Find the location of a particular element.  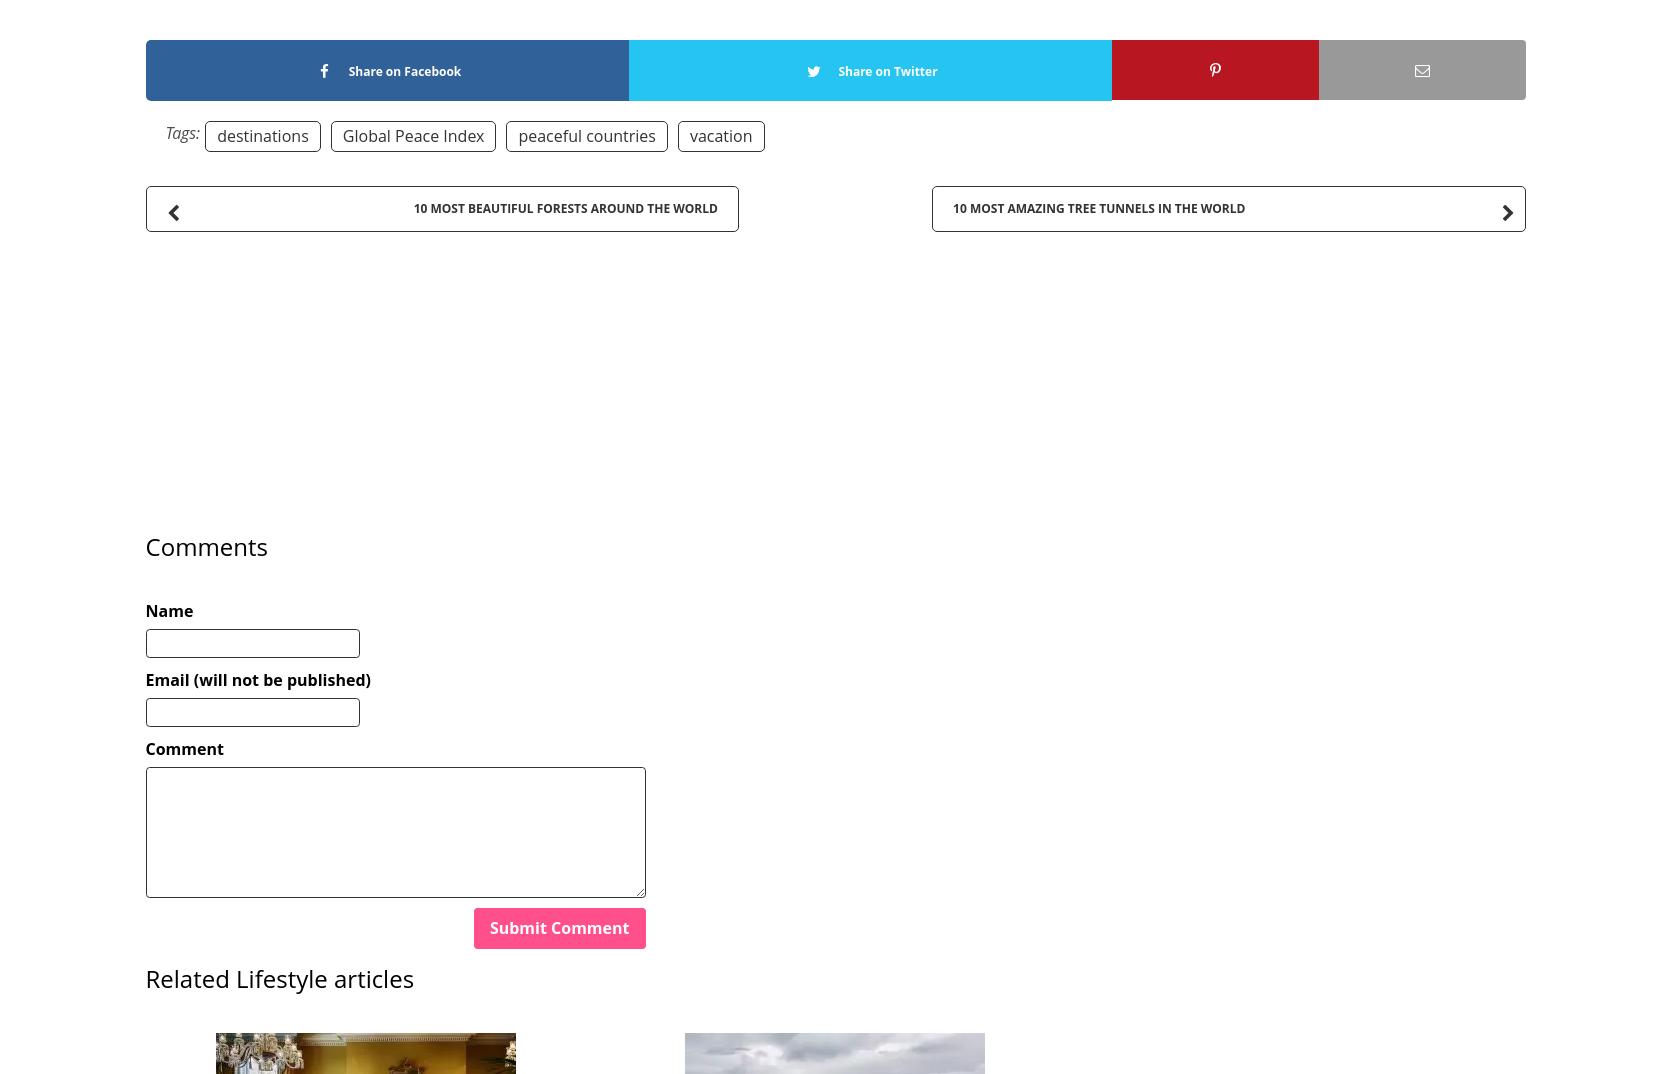

'vacation' is located at coordinates (719, 134).